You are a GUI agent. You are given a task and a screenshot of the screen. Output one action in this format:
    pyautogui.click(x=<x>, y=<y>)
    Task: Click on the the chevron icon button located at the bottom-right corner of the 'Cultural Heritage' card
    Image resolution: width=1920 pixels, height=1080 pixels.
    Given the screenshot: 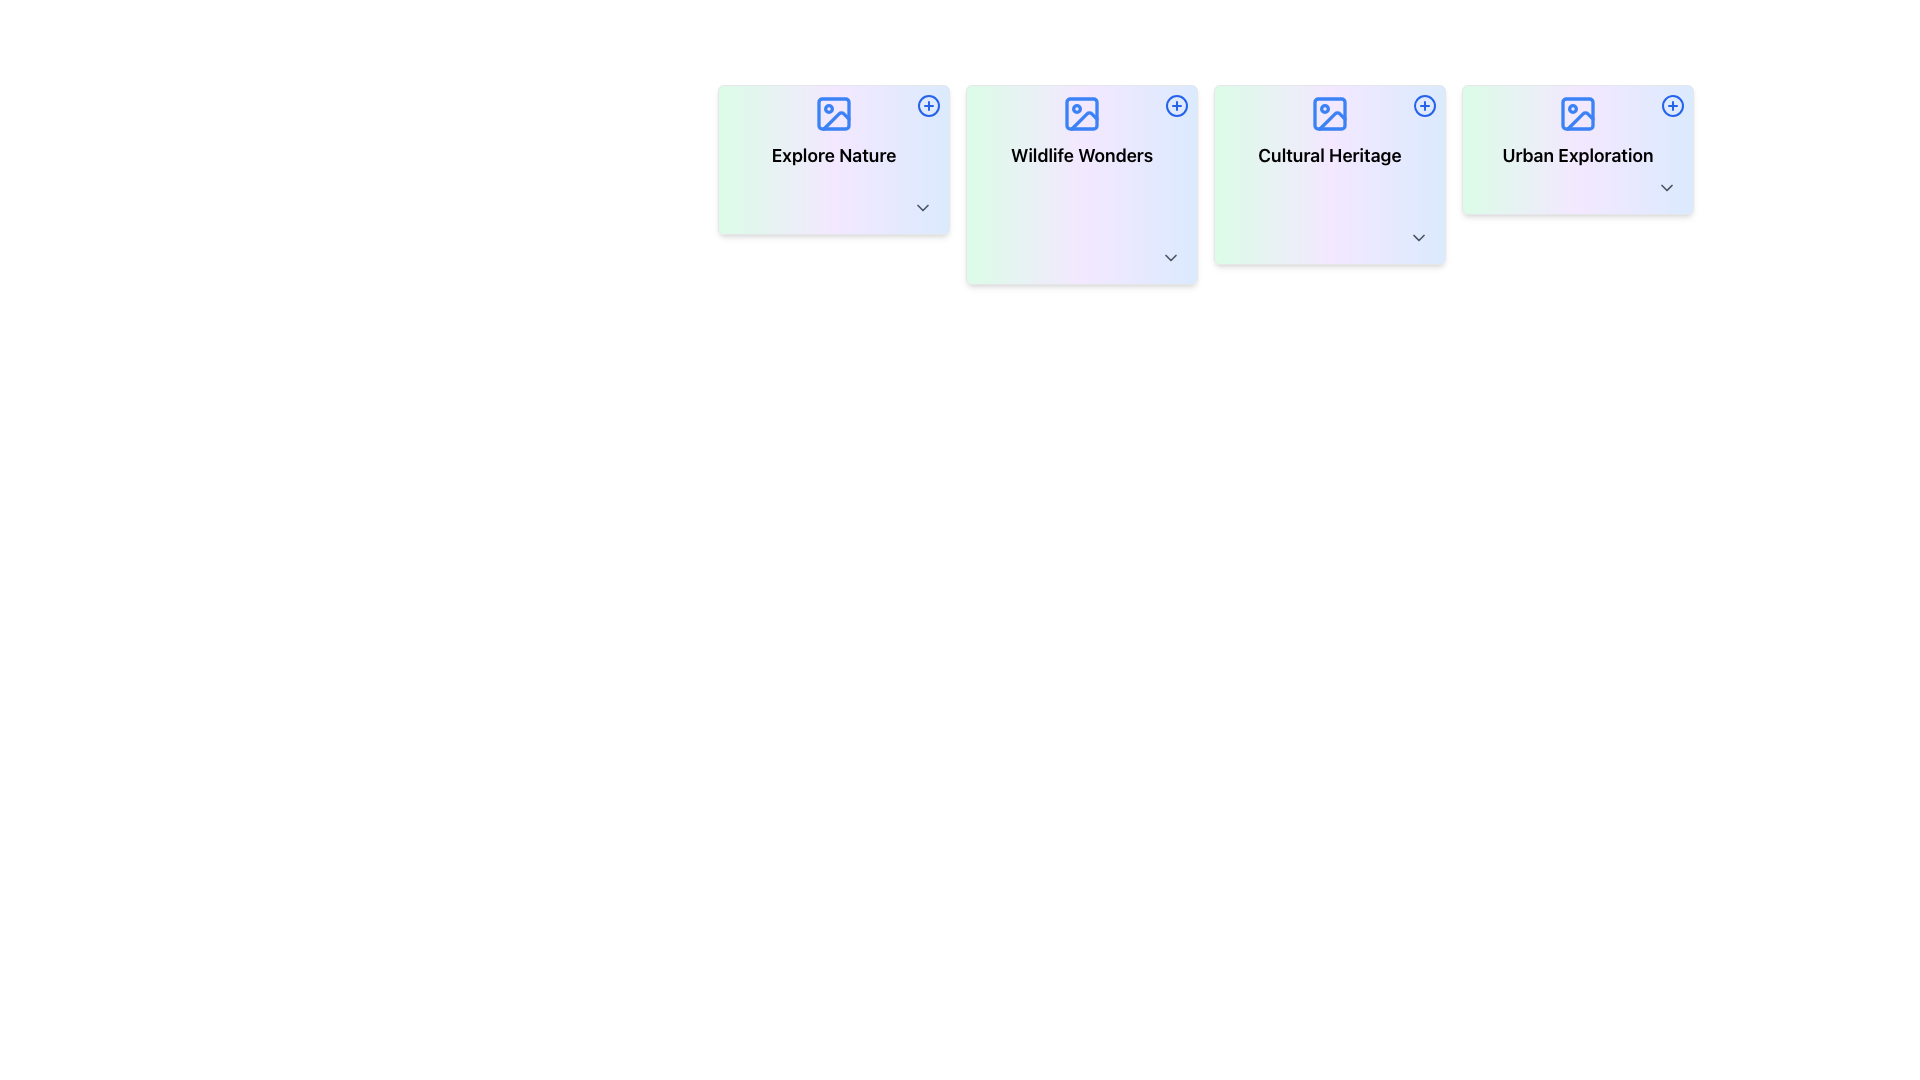 What is the action you would take?
    pyautogui.click(x=1418, y=237)
    